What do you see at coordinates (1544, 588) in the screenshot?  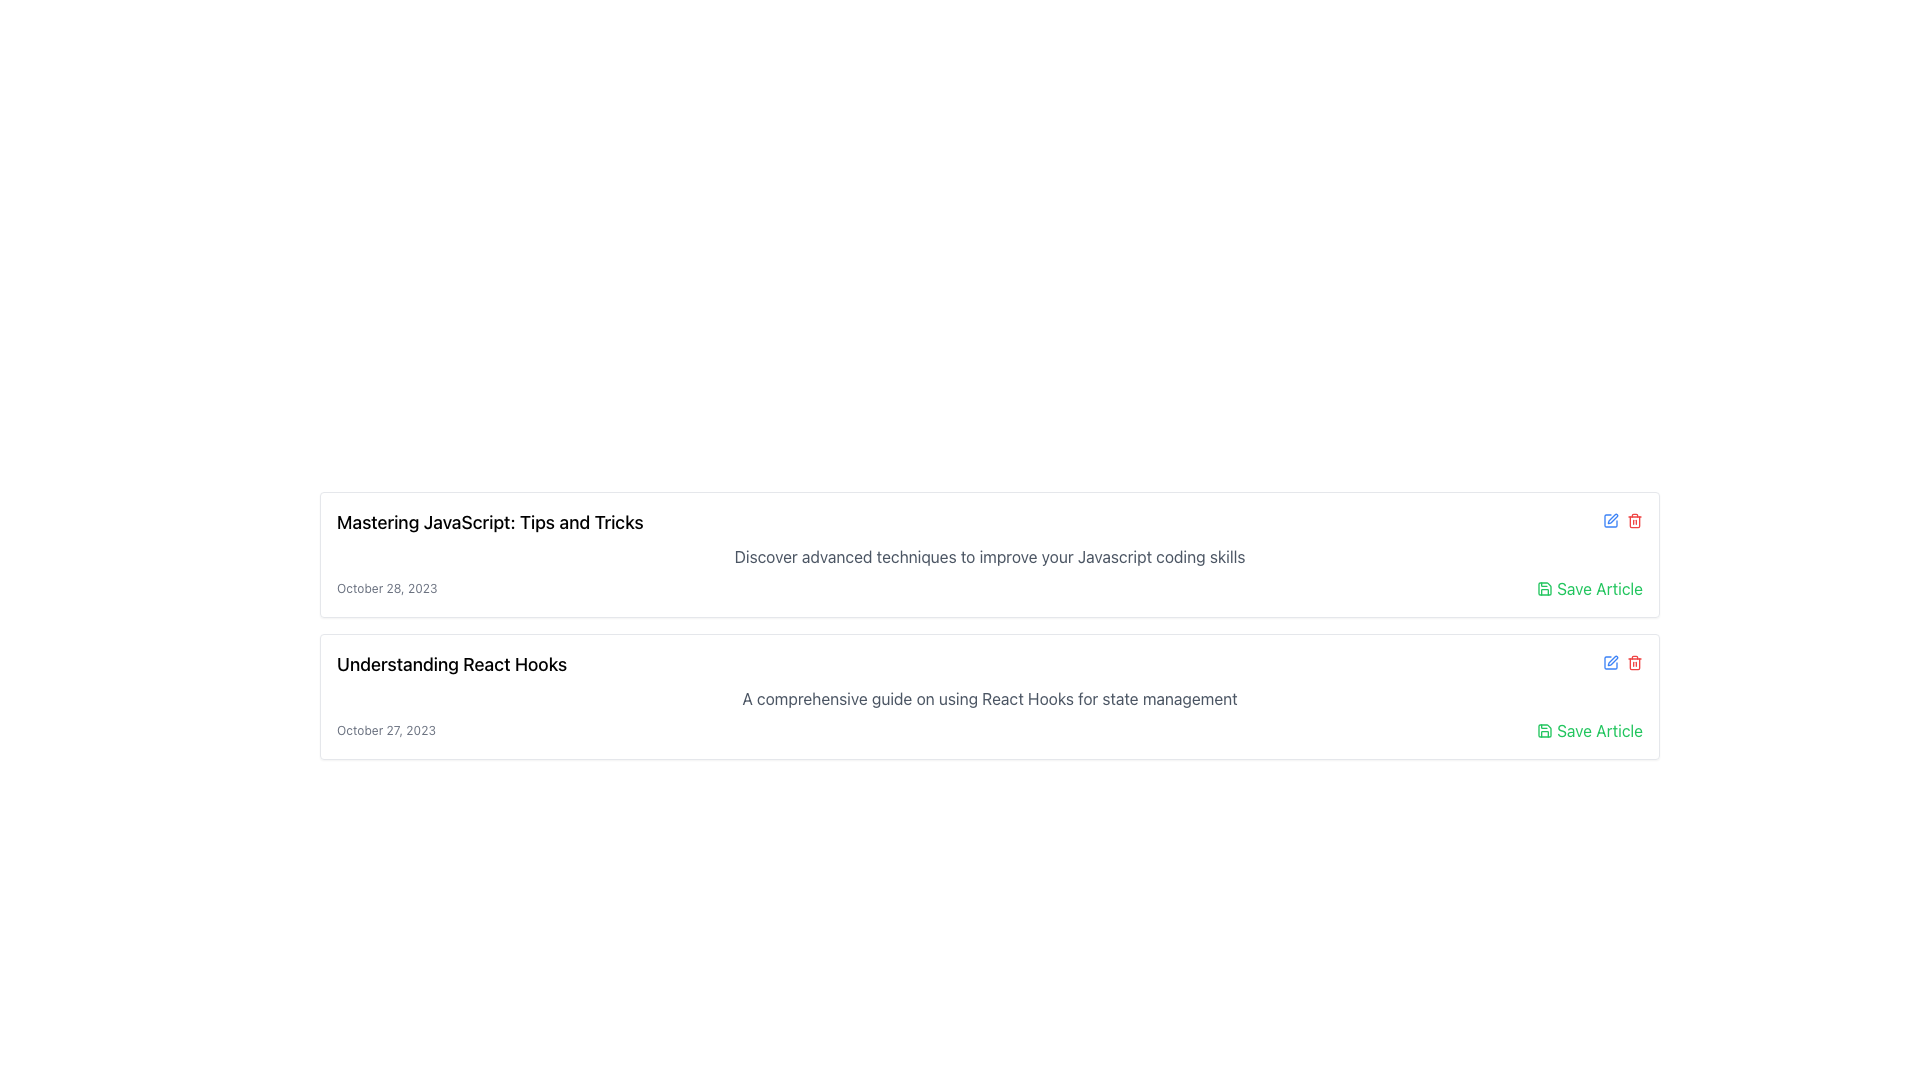 I see `the save icon located to the right of the article title and description for 'Mastering JavaScript: Tips and Tricks'` at bounding box center [1544, 588].